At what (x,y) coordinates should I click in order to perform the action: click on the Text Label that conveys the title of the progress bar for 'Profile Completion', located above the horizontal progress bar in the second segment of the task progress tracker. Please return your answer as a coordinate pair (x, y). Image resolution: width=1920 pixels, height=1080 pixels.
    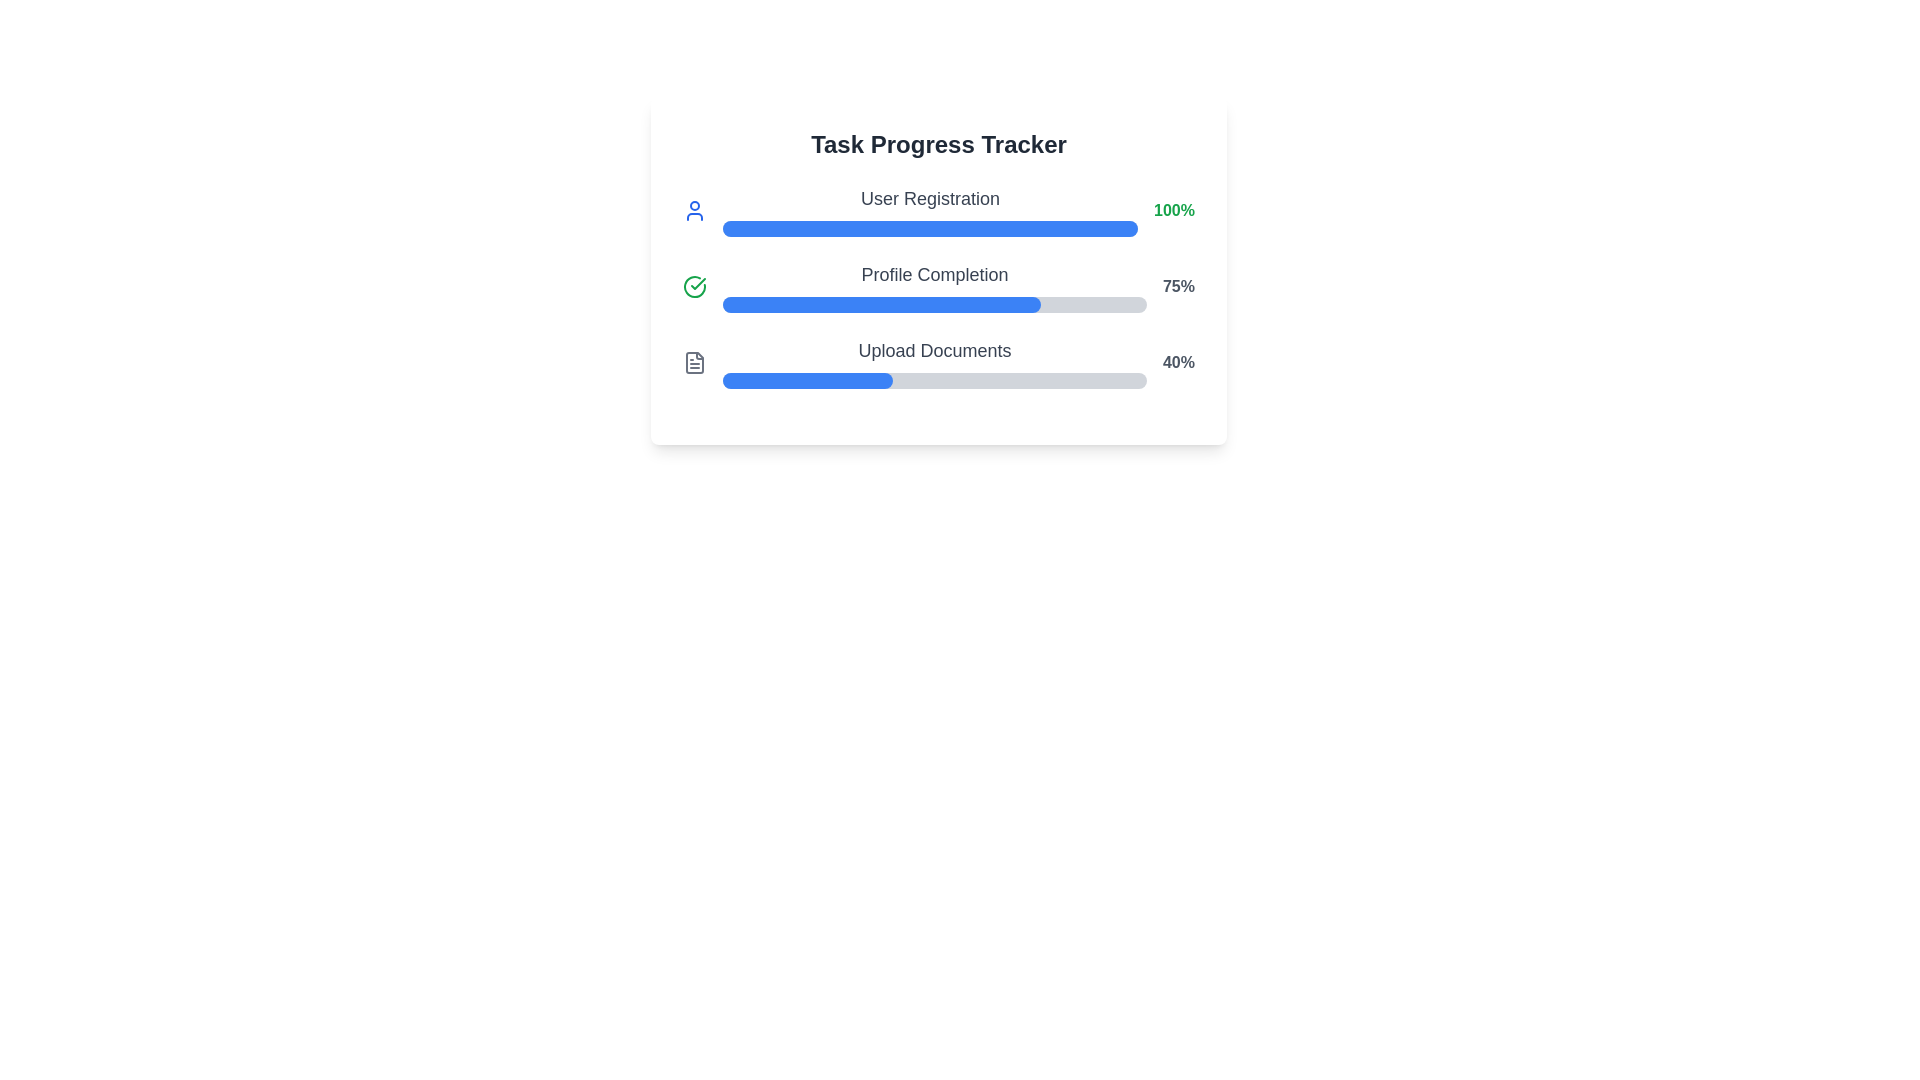
    Looking at the image, I should click on (934, 274).